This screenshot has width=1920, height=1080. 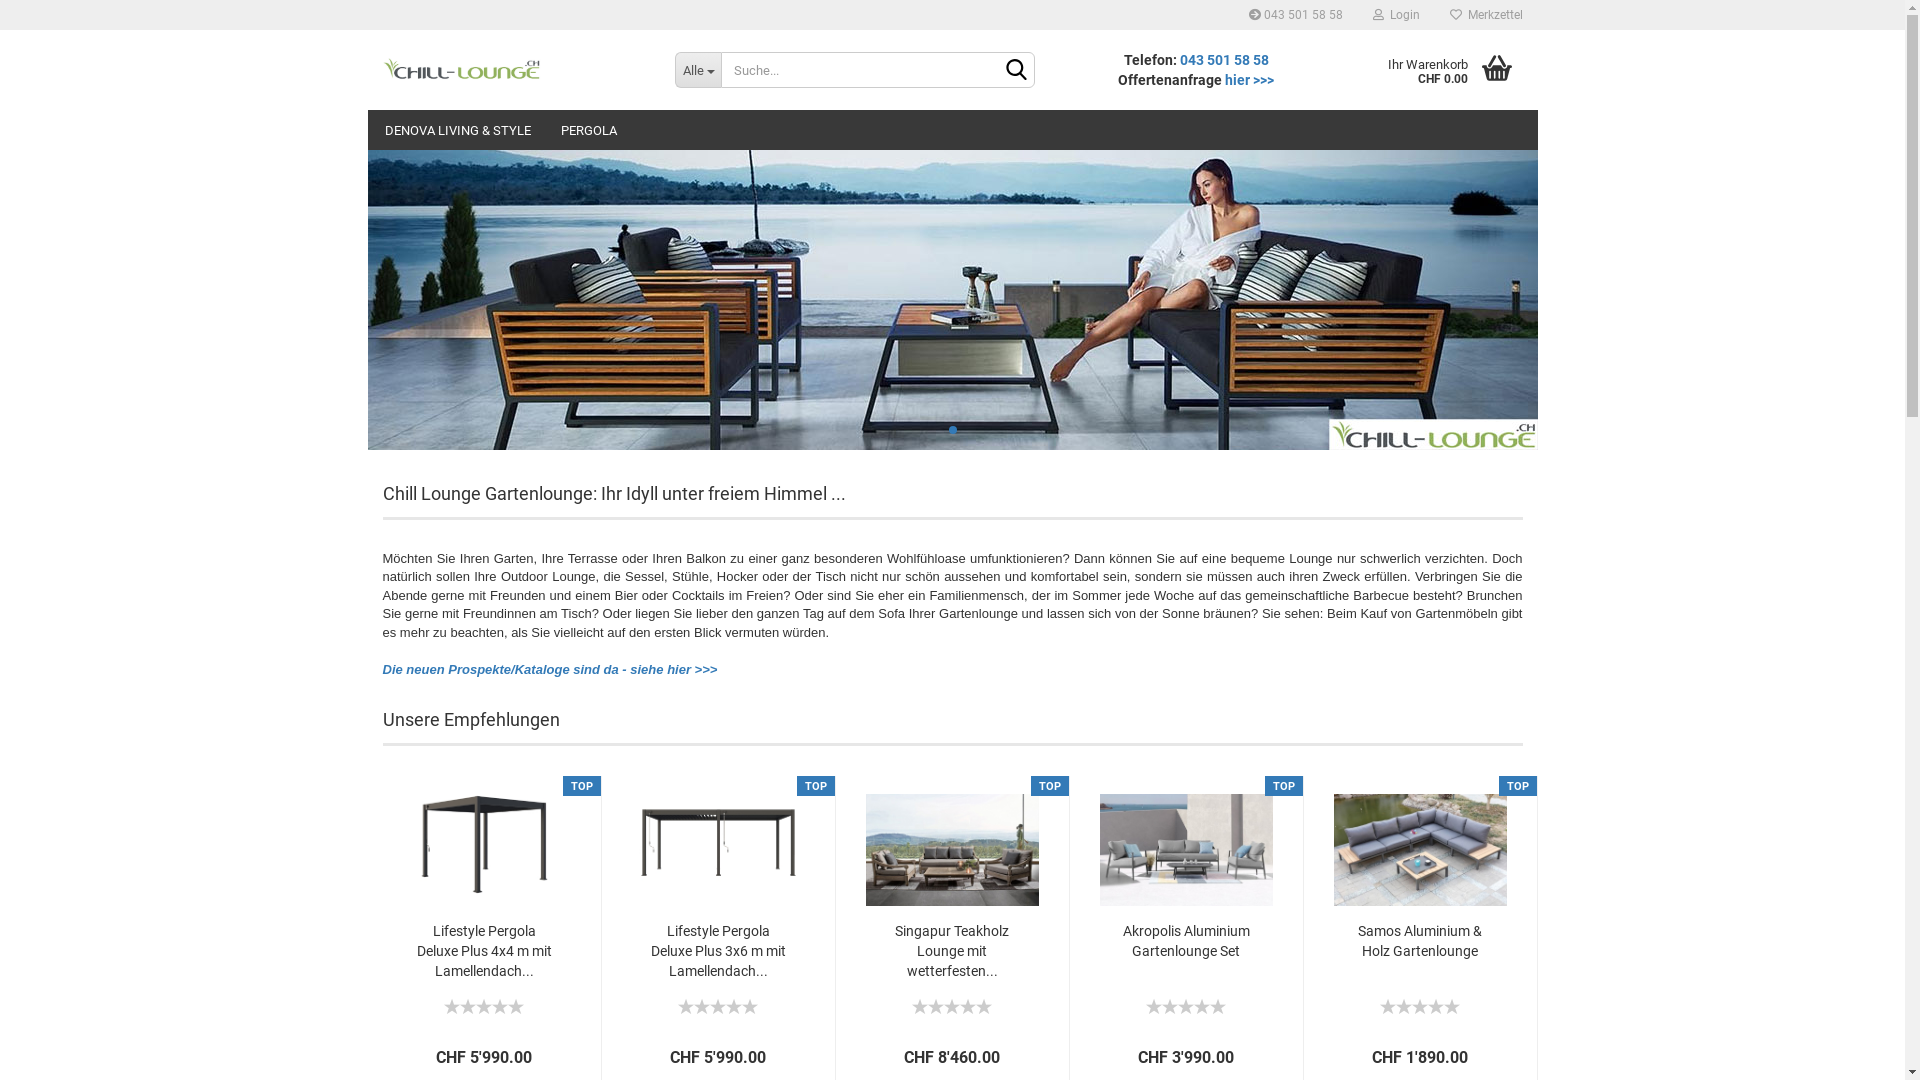 I want to click on 'PERGOLA', so click(x=588, y=130).